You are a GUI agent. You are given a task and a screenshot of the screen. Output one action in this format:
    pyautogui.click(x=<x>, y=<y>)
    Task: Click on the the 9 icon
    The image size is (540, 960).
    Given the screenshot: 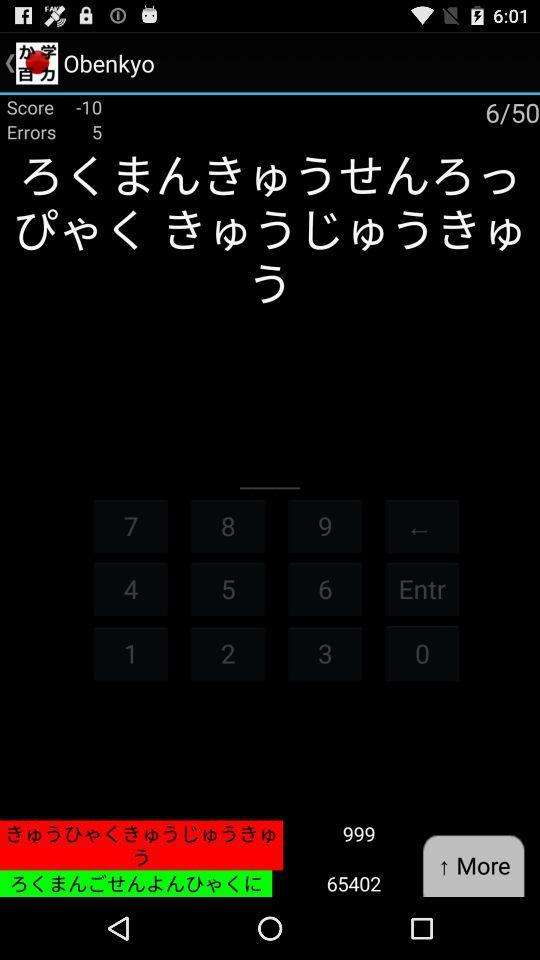 What is the action you would take?
    pyautogui.click(x=325, y=524)
    